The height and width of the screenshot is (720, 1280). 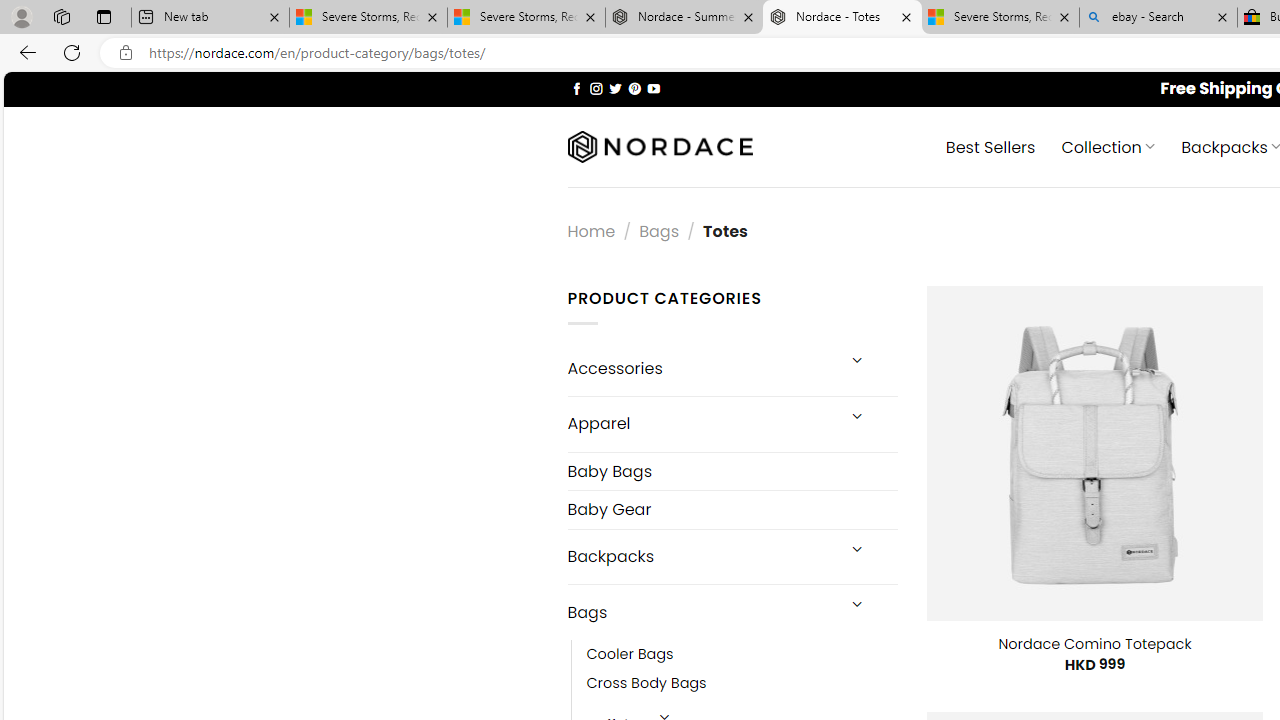 I want to click on 'Cooler Bags', so click(x=741, y=655).